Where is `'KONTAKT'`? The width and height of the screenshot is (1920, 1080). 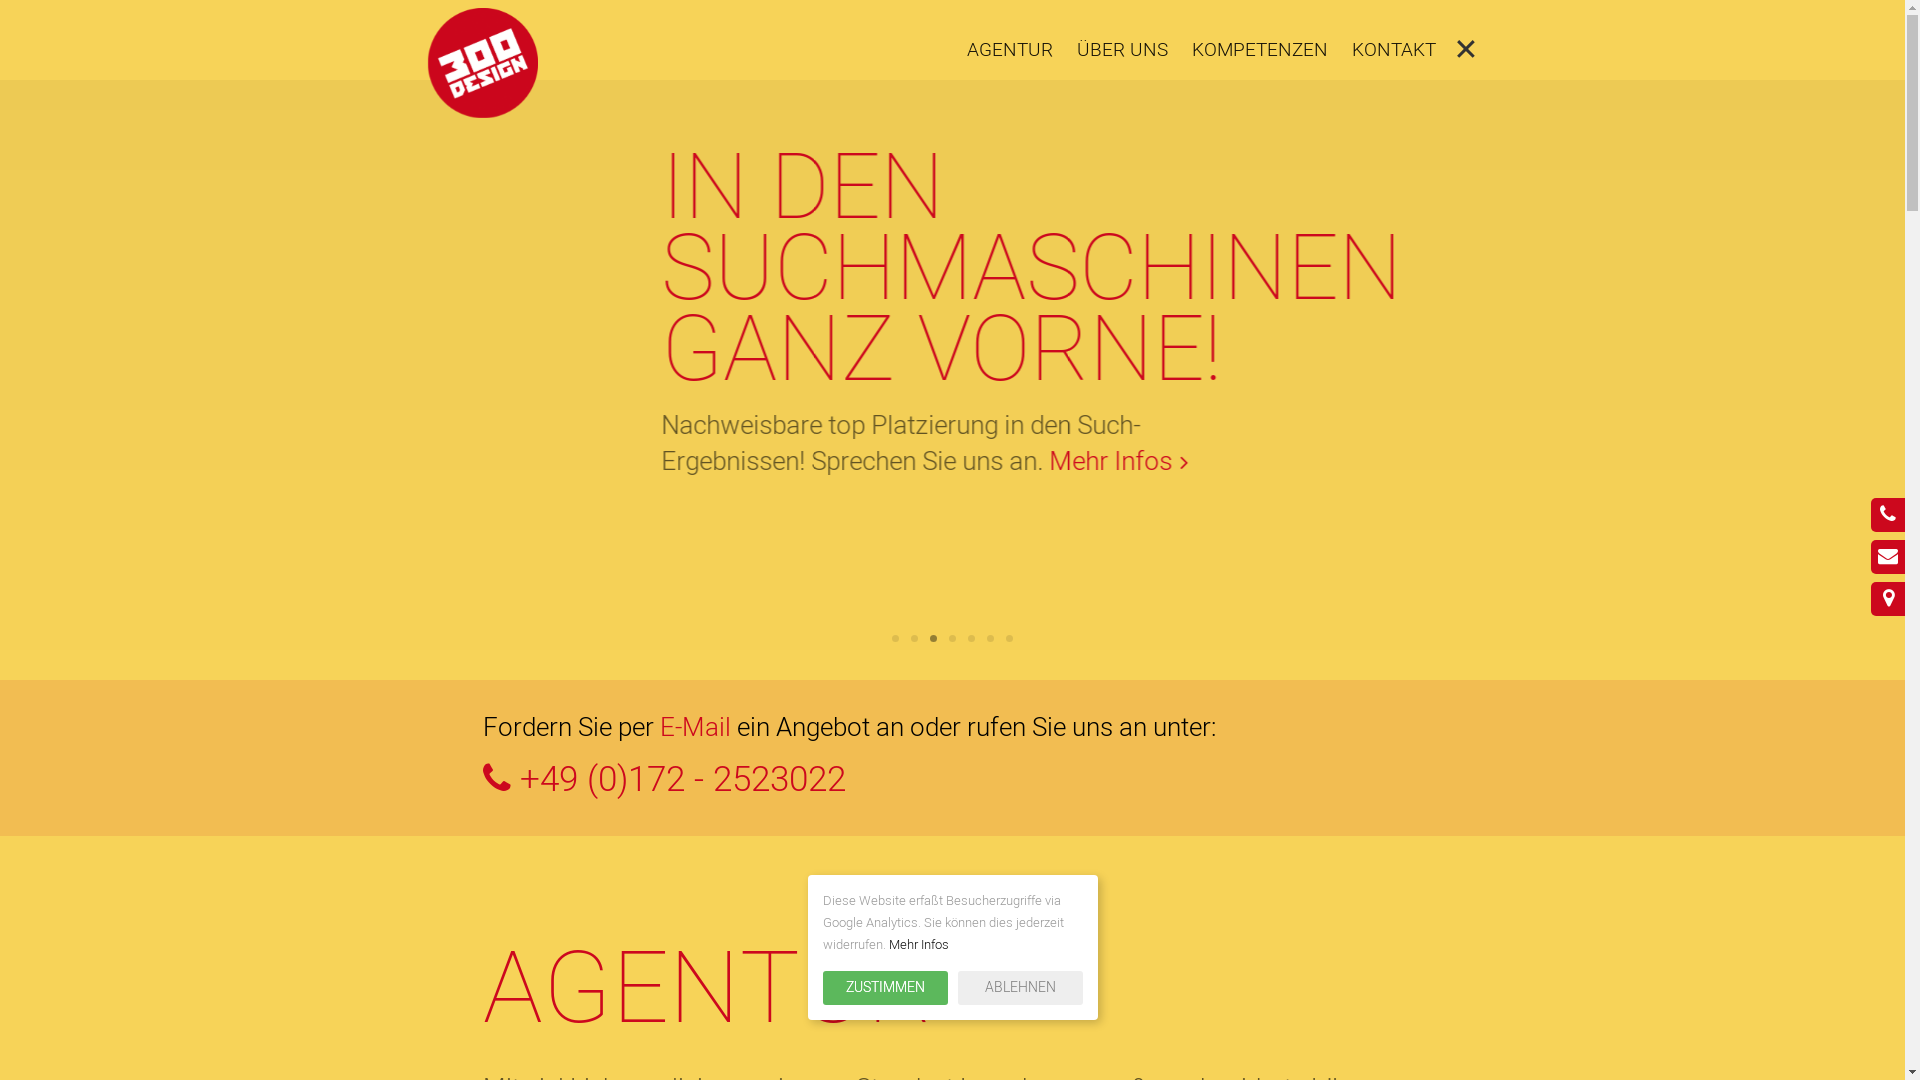 'KONTAKT' is located at coordinates (1392, 49).